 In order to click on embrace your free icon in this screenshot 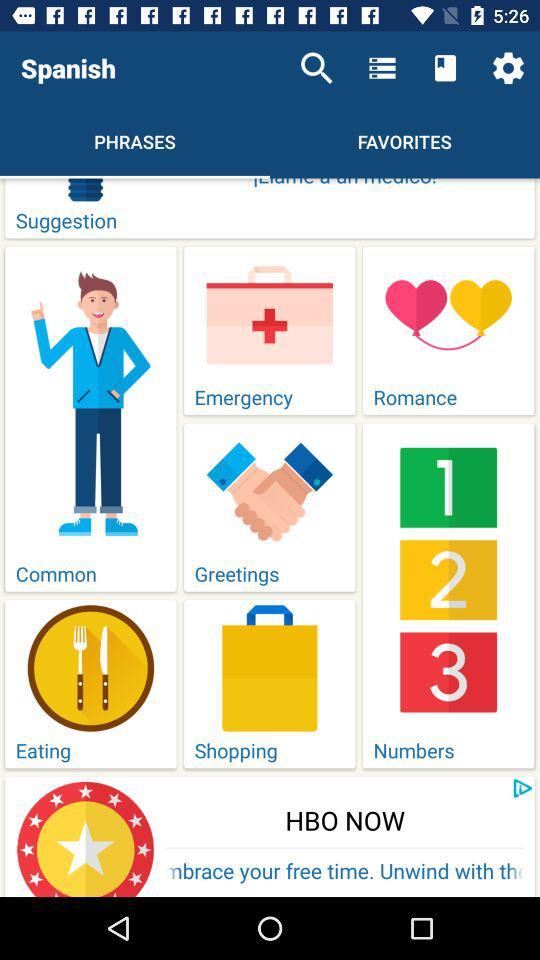, I will do `click(344, 872)`.